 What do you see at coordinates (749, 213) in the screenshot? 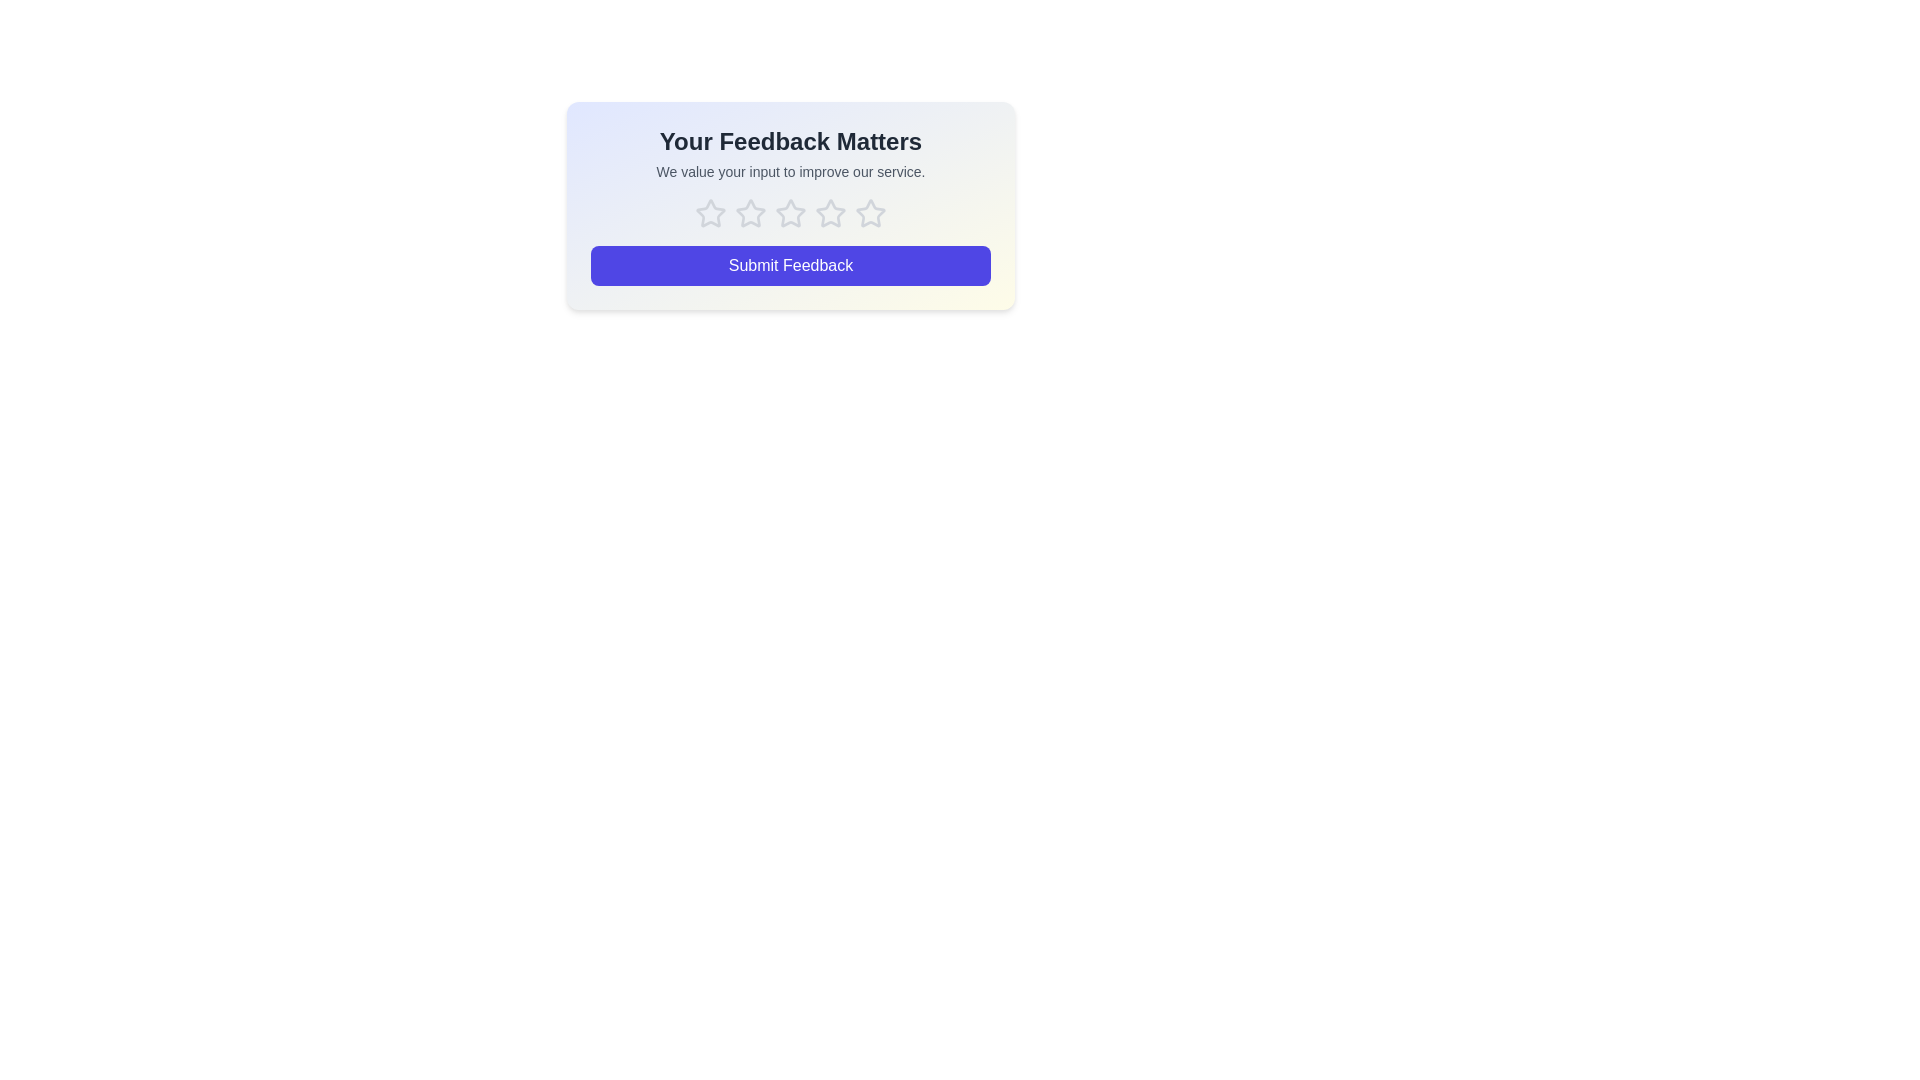
I see `the second star-shaped icon in the rating system, which has a light gray outline` at bounding box center [749, 213].